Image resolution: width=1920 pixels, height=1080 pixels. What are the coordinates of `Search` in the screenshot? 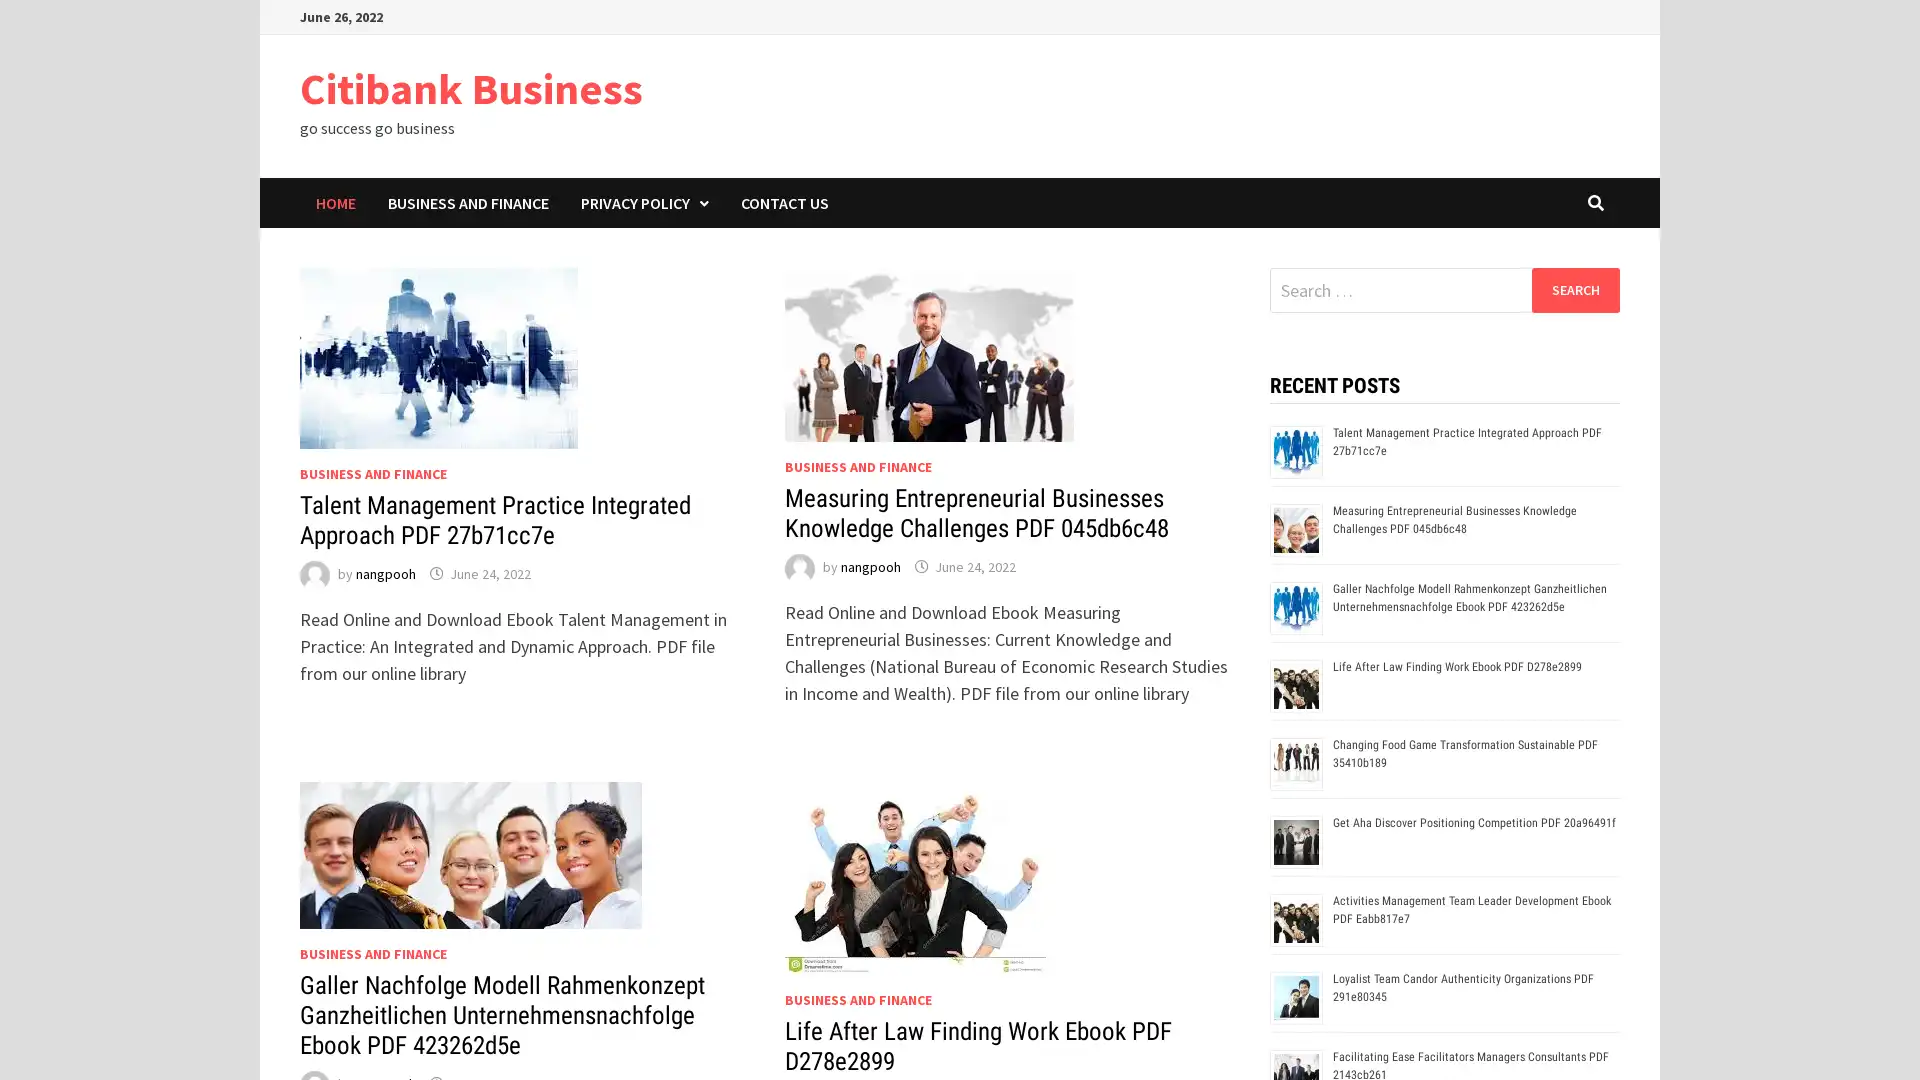 It's located at (1574, 289).